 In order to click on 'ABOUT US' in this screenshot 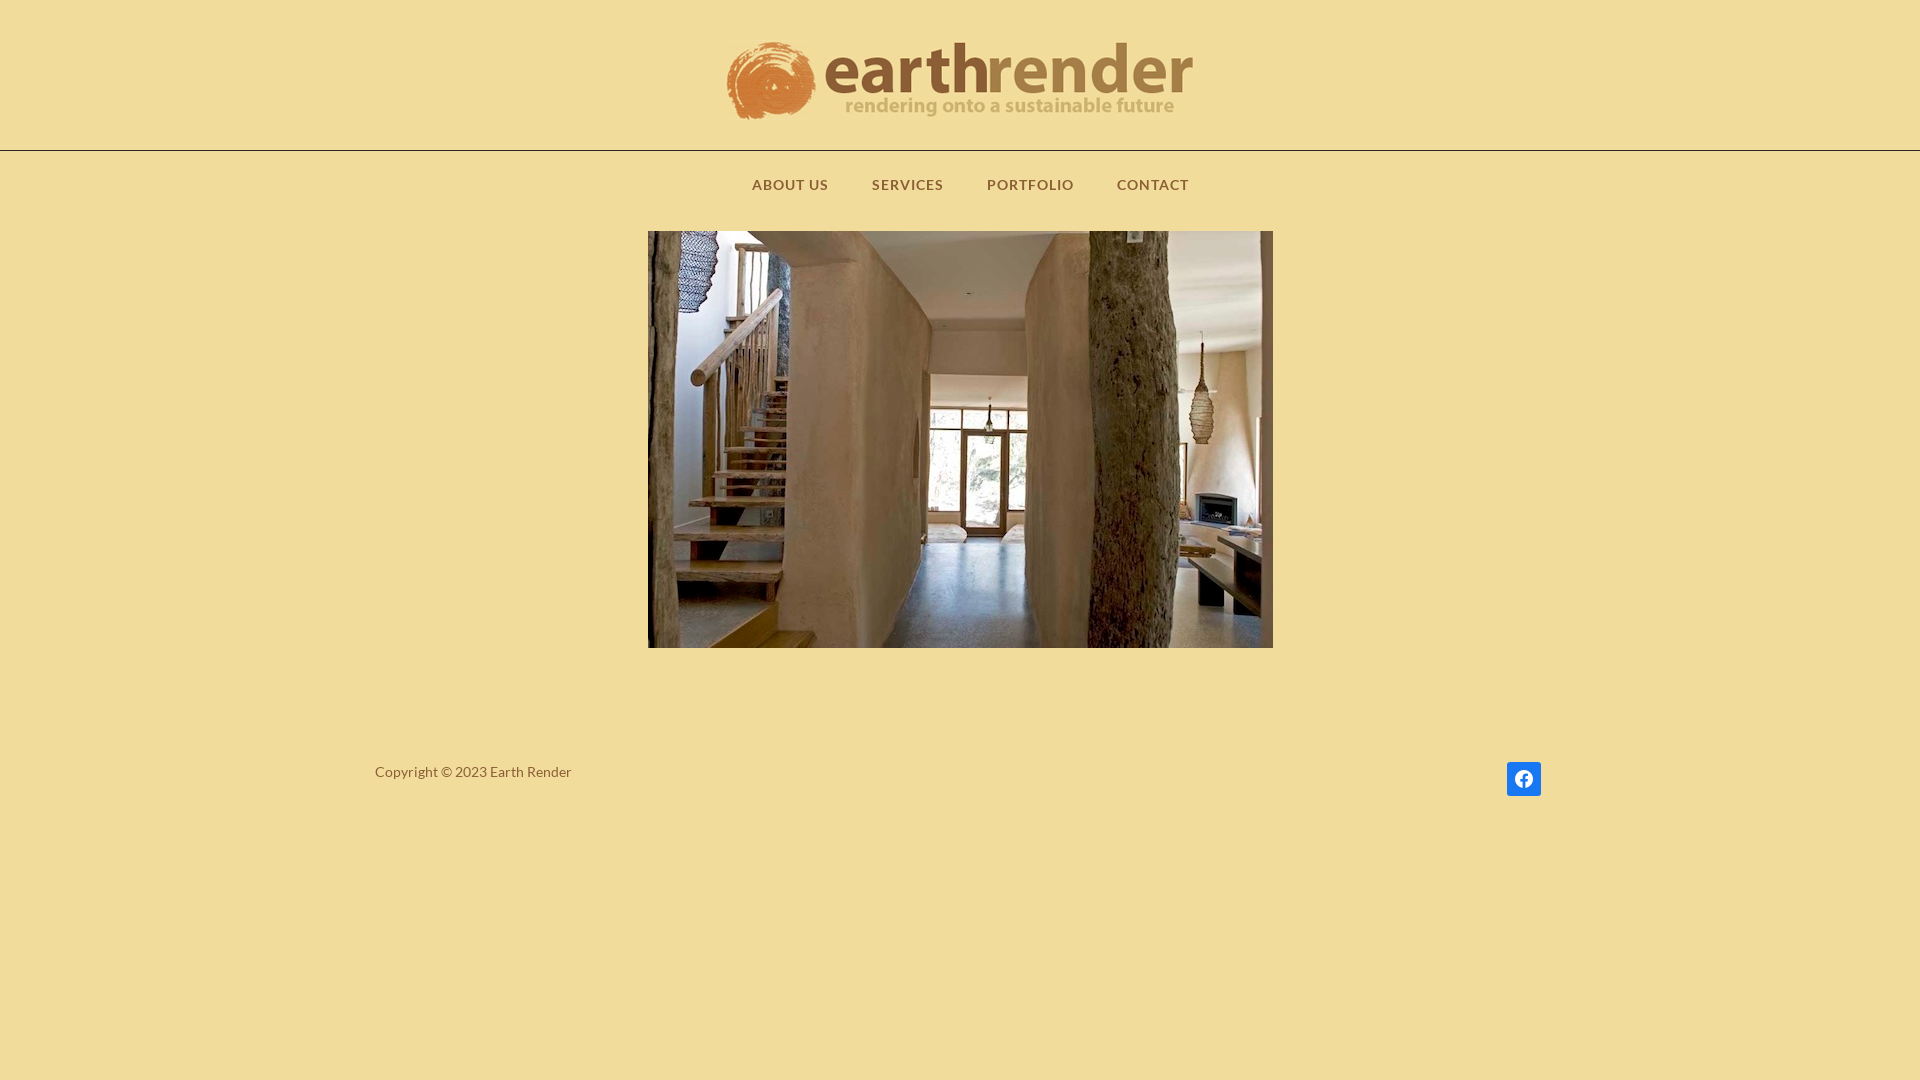, I will do `click(751, 192)`.